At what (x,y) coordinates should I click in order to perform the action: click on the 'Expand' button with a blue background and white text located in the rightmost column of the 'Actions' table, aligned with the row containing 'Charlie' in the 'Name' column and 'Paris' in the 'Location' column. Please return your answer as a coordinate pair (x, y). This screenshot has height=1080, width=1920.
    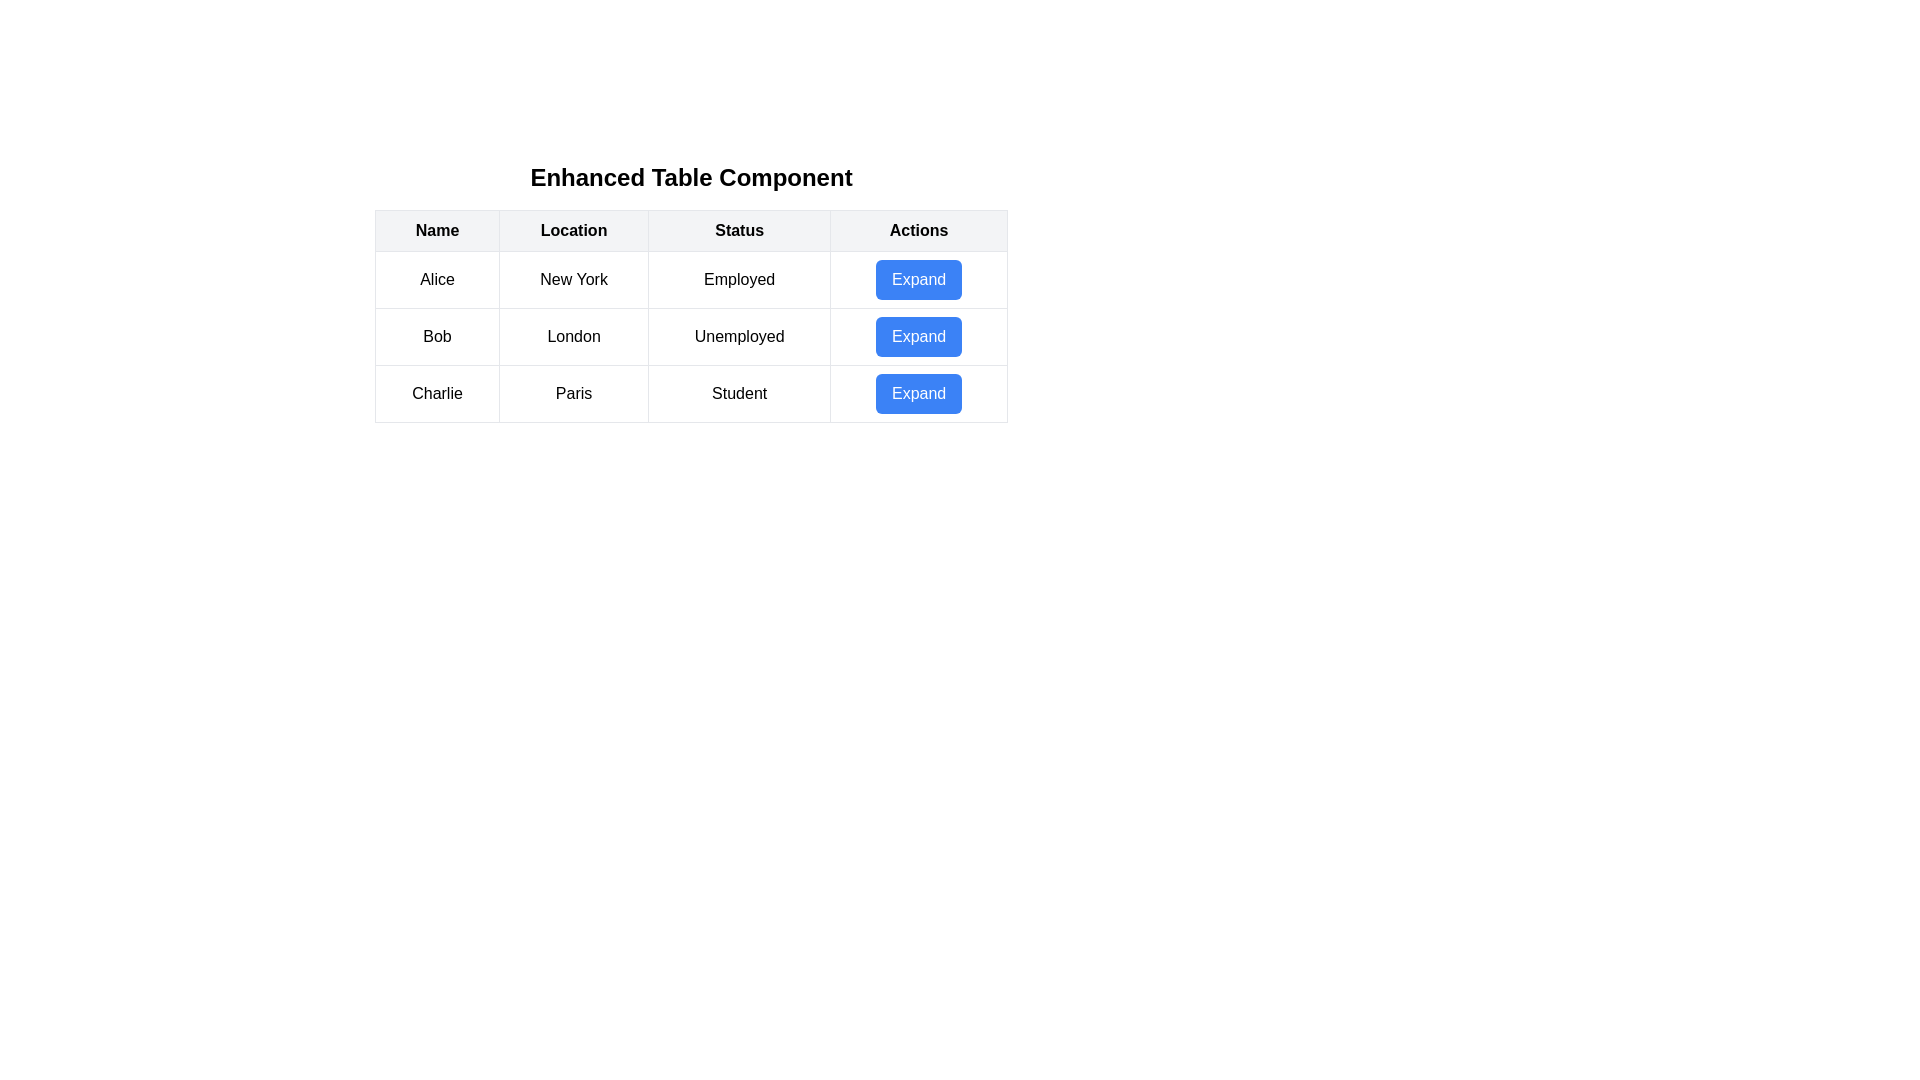
    Looking at the image, I should click on (918, 393).